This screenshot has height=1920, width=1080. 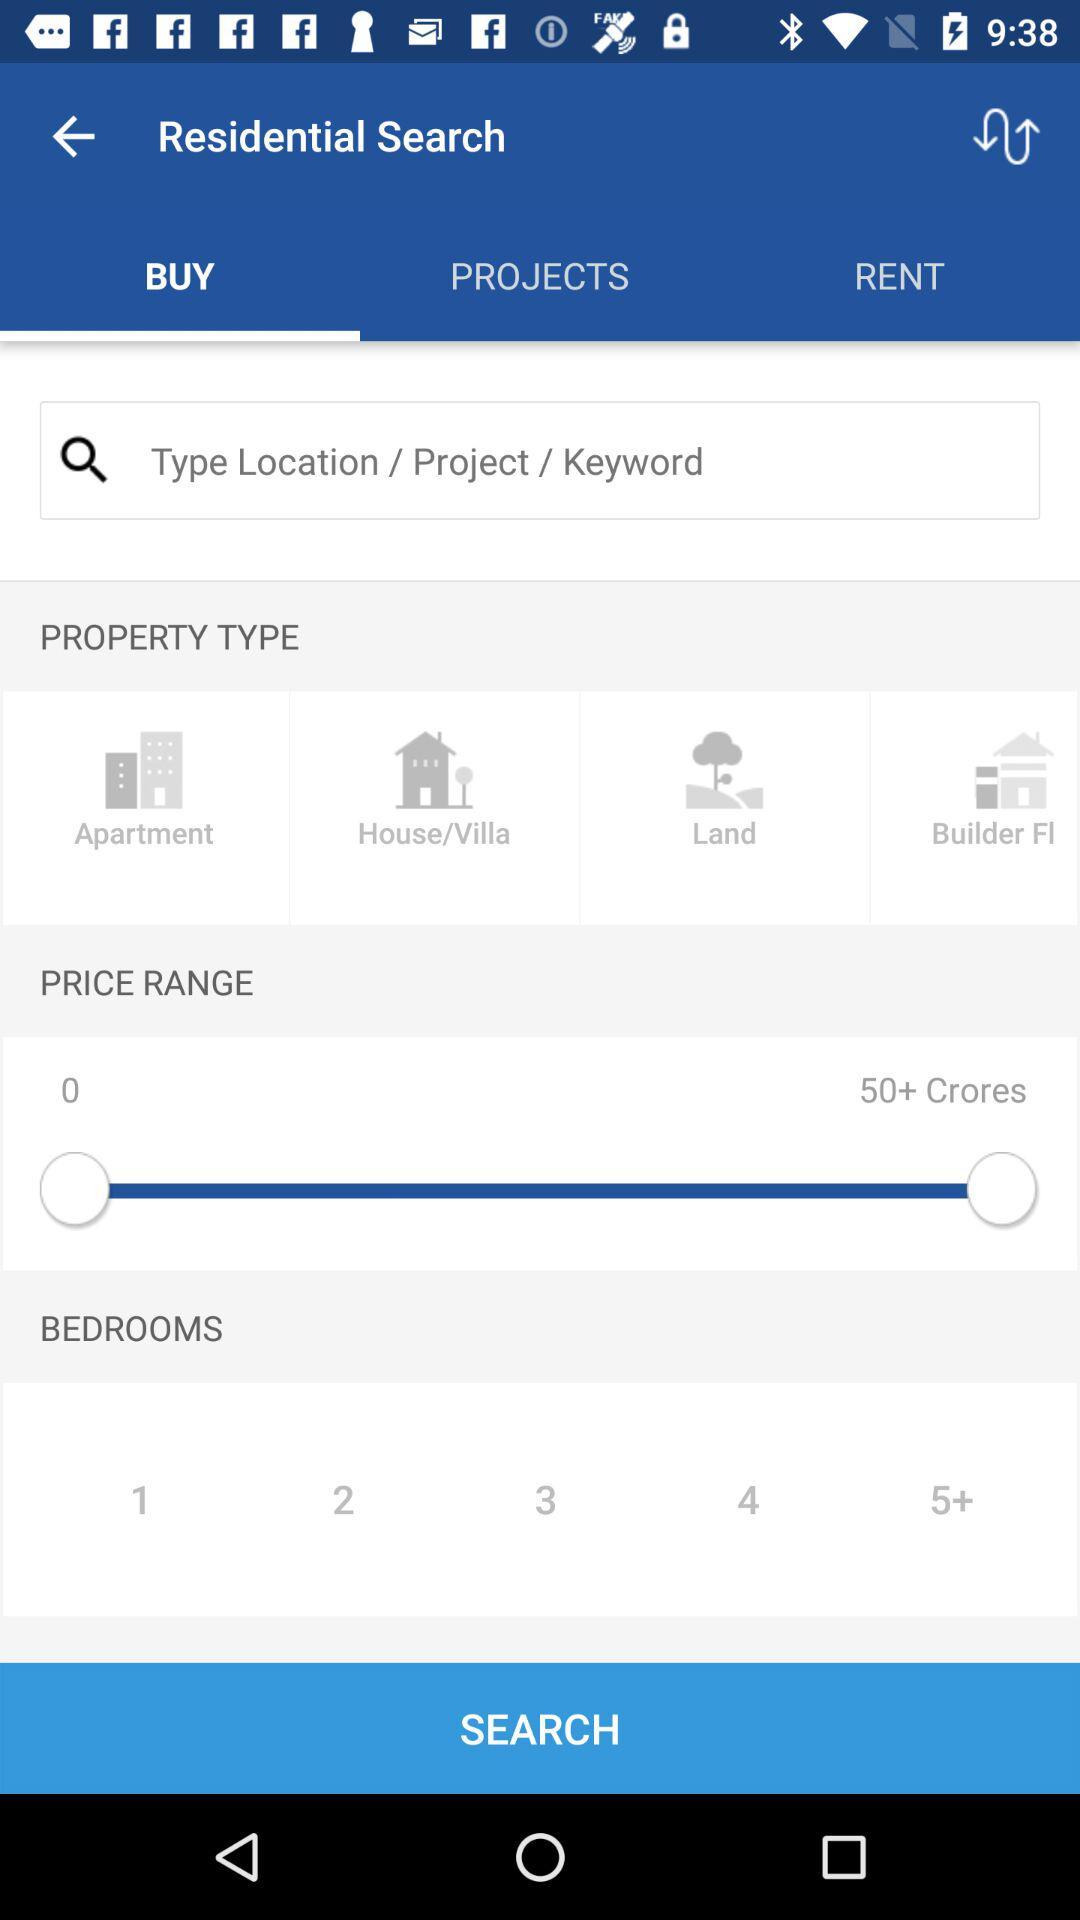 I want to click on the icon above the search icon, so click(x=140, y=1499).